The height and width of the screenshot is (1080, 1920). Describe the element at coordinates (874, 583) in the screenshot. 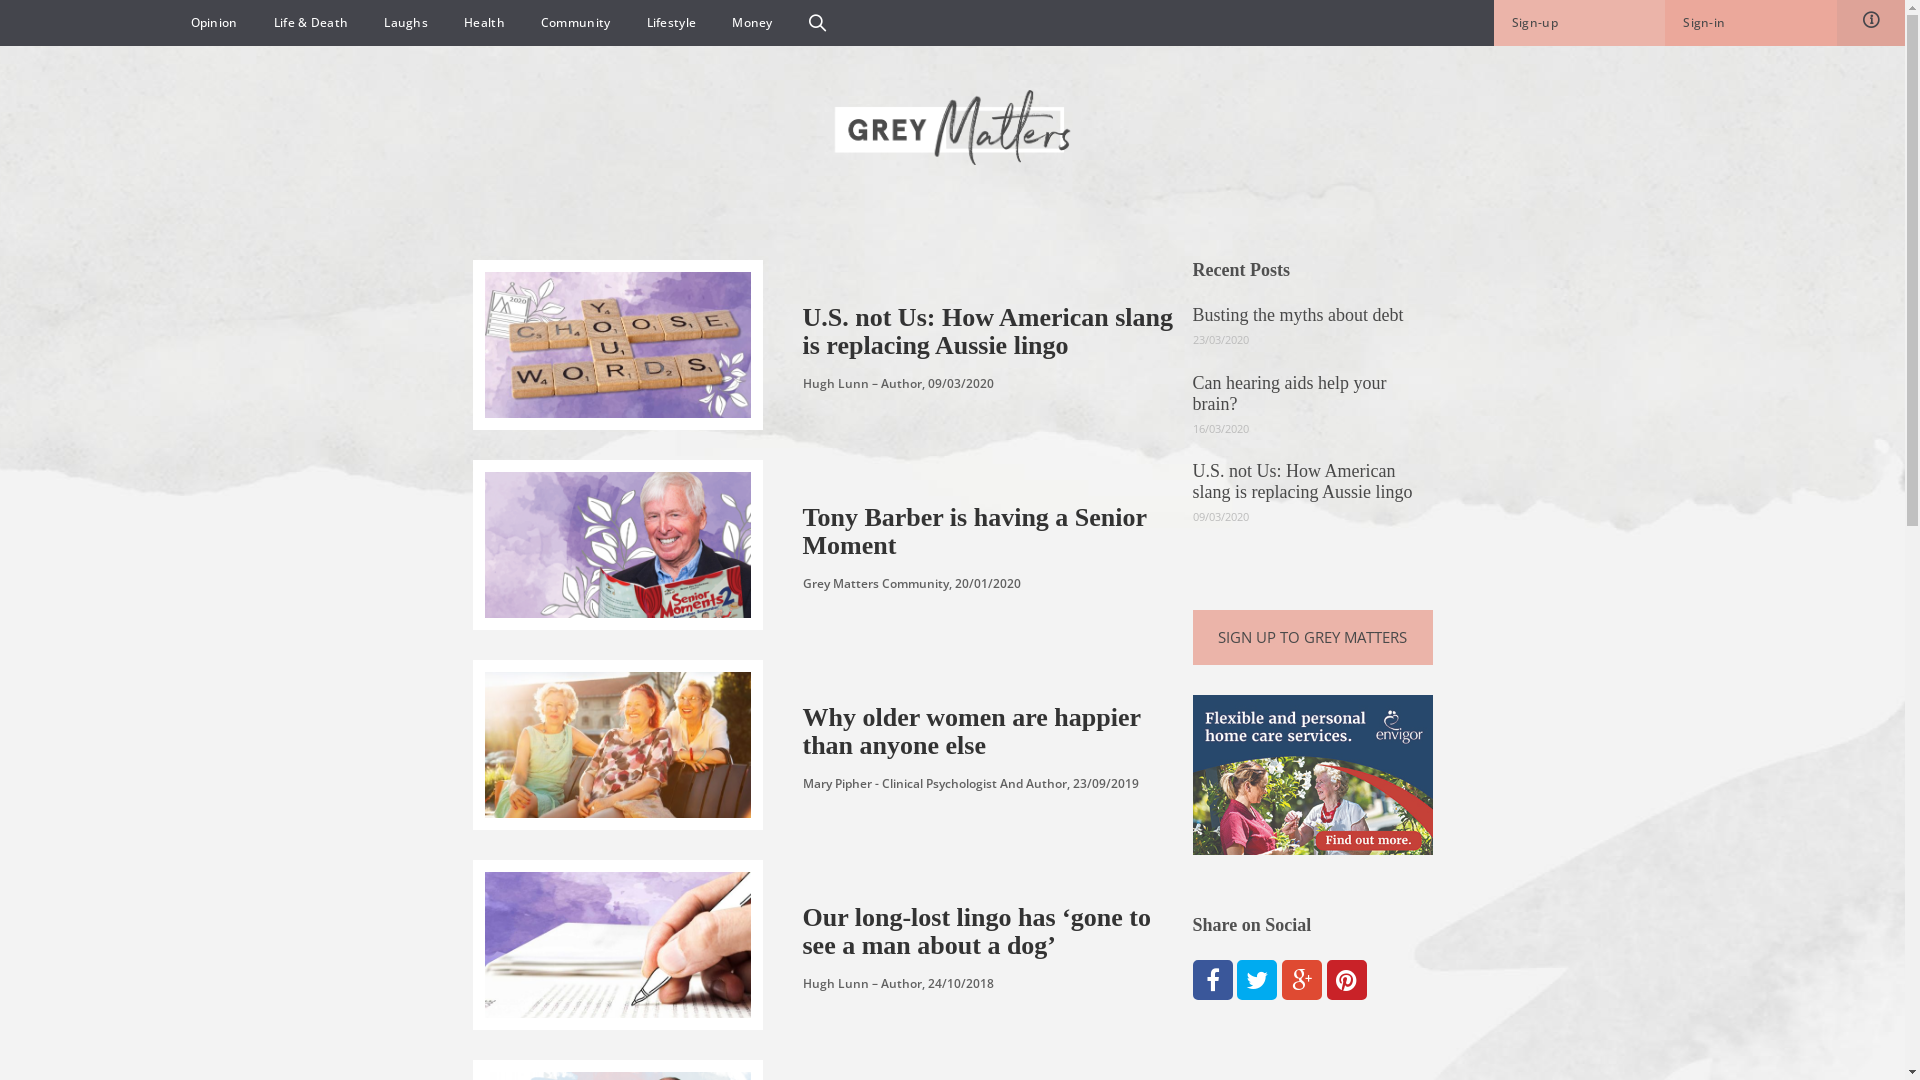

I see `'Grey Matters Community'` at that location.